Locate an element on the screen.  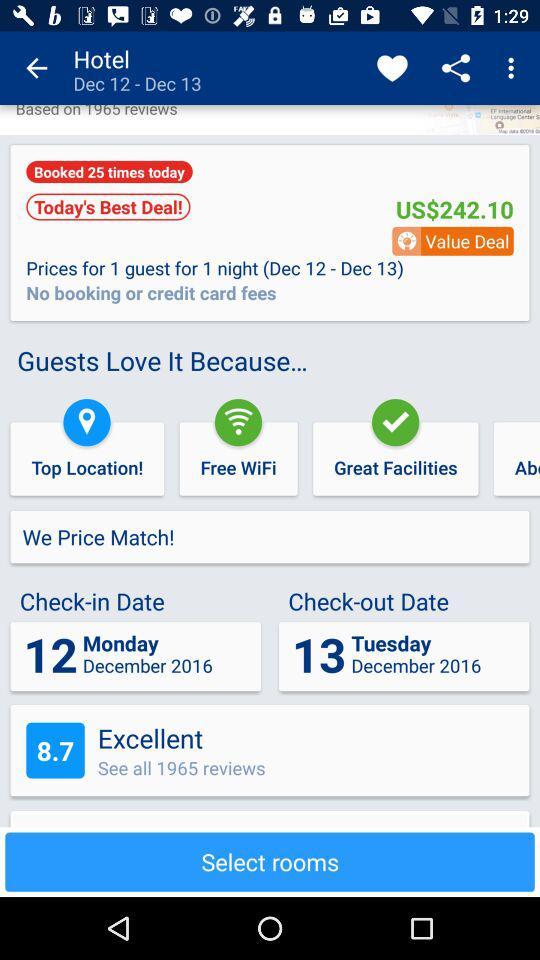
the icon above the based on 1965 item is located at coordinates (36, 68).